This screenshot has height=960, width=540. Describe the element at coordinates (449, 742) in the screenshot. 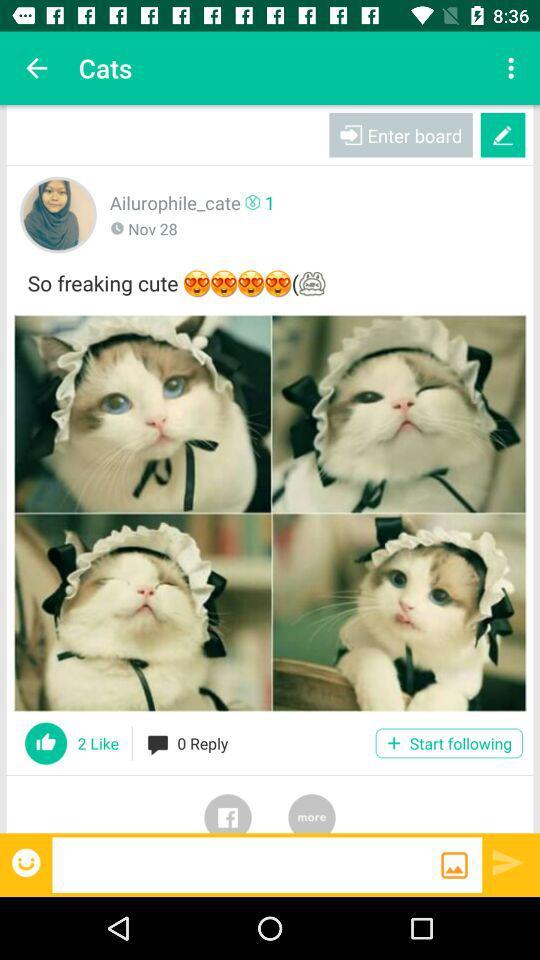

I see `the start following icon` at that location.